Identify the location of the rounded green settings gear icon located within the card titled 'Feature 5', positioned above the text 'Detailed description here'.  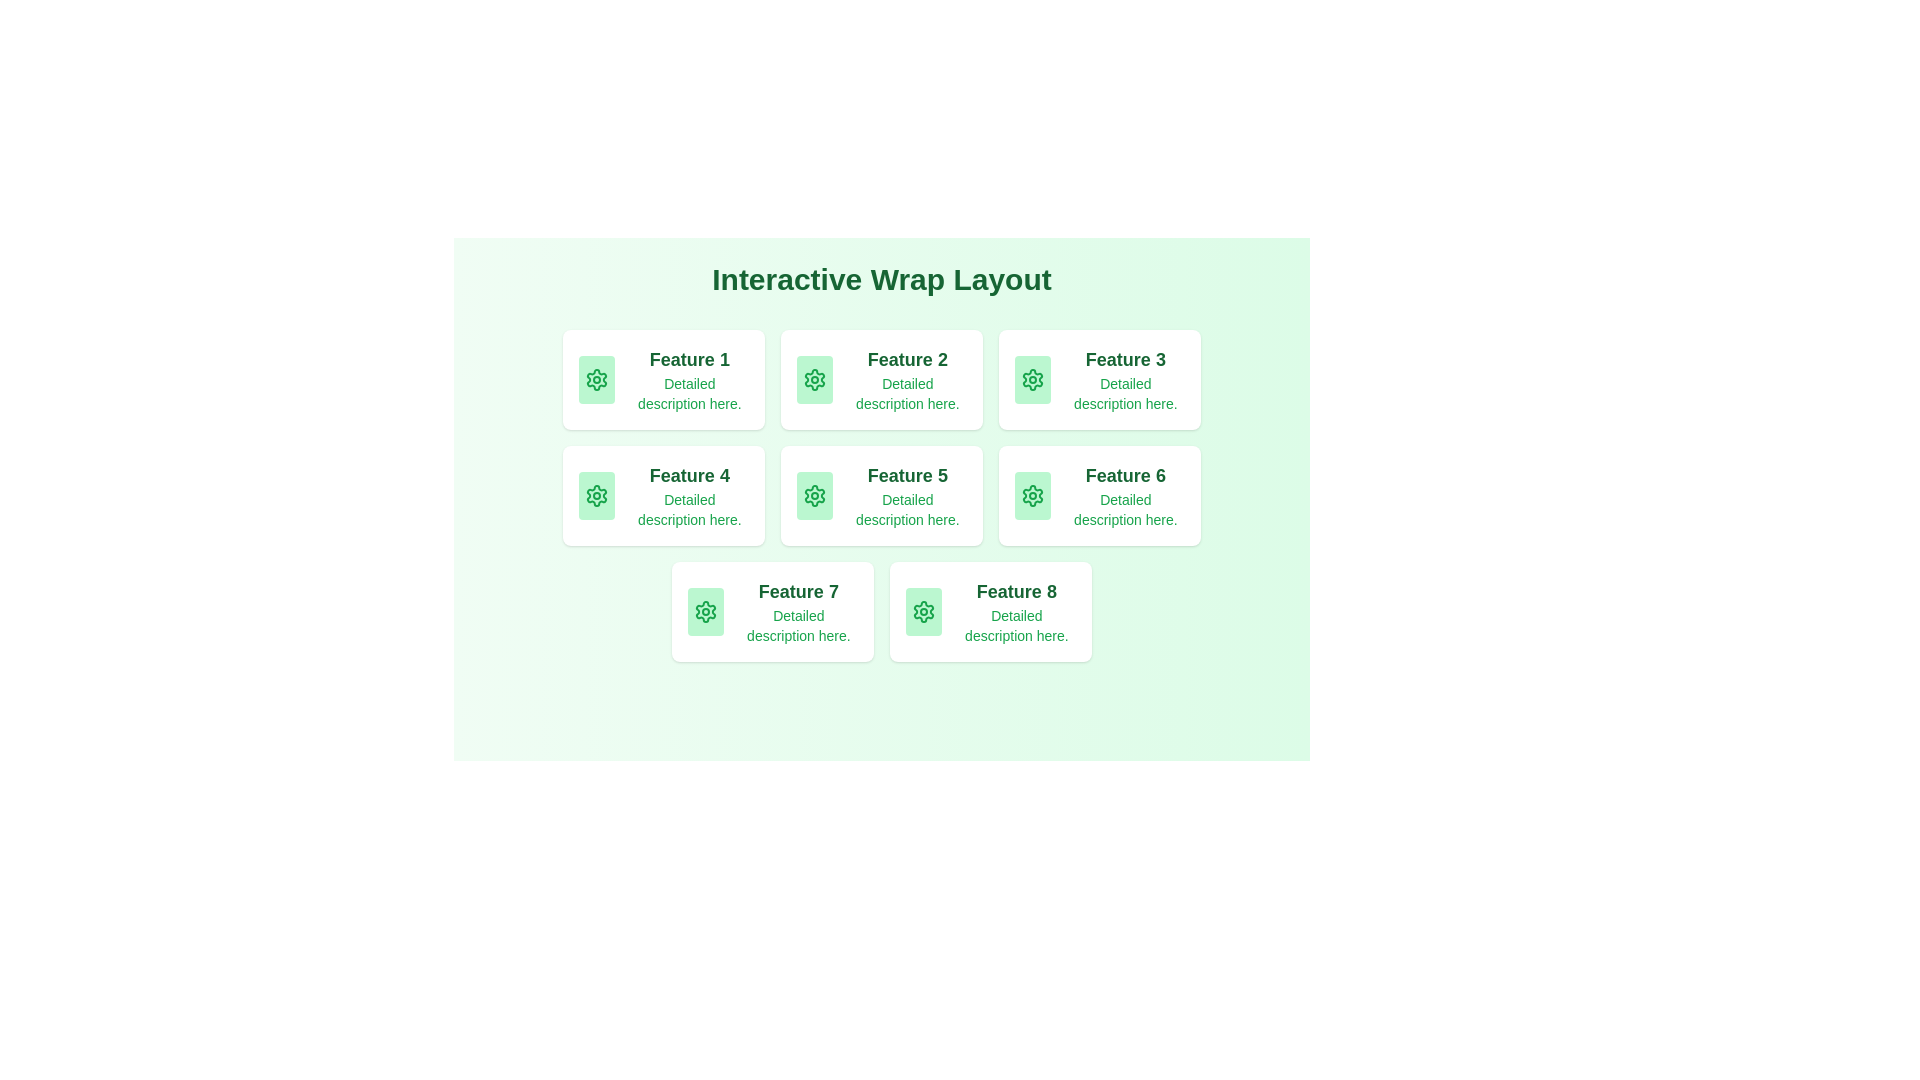
(814, 495).